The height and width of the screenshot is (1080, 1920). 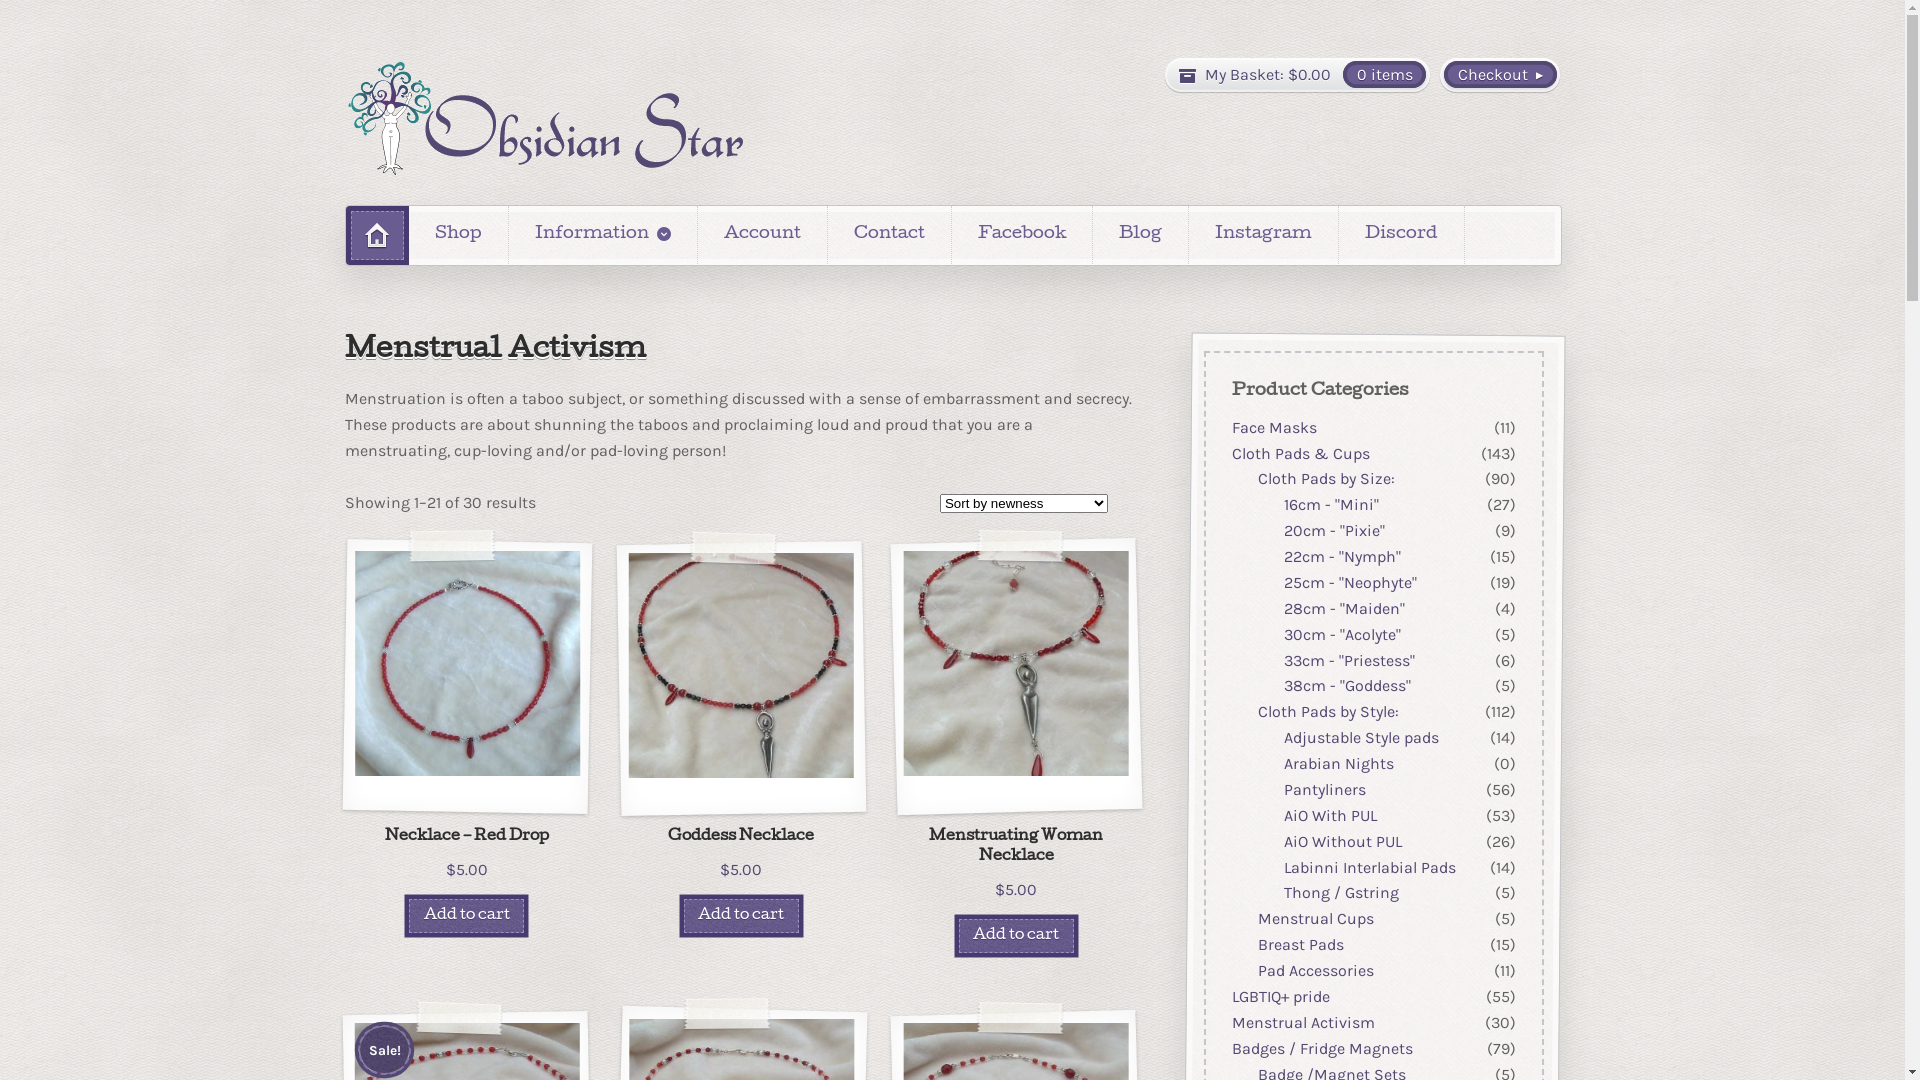 I want to click on 'Cloth Pads by Style:', so click(x=1327, y=710).